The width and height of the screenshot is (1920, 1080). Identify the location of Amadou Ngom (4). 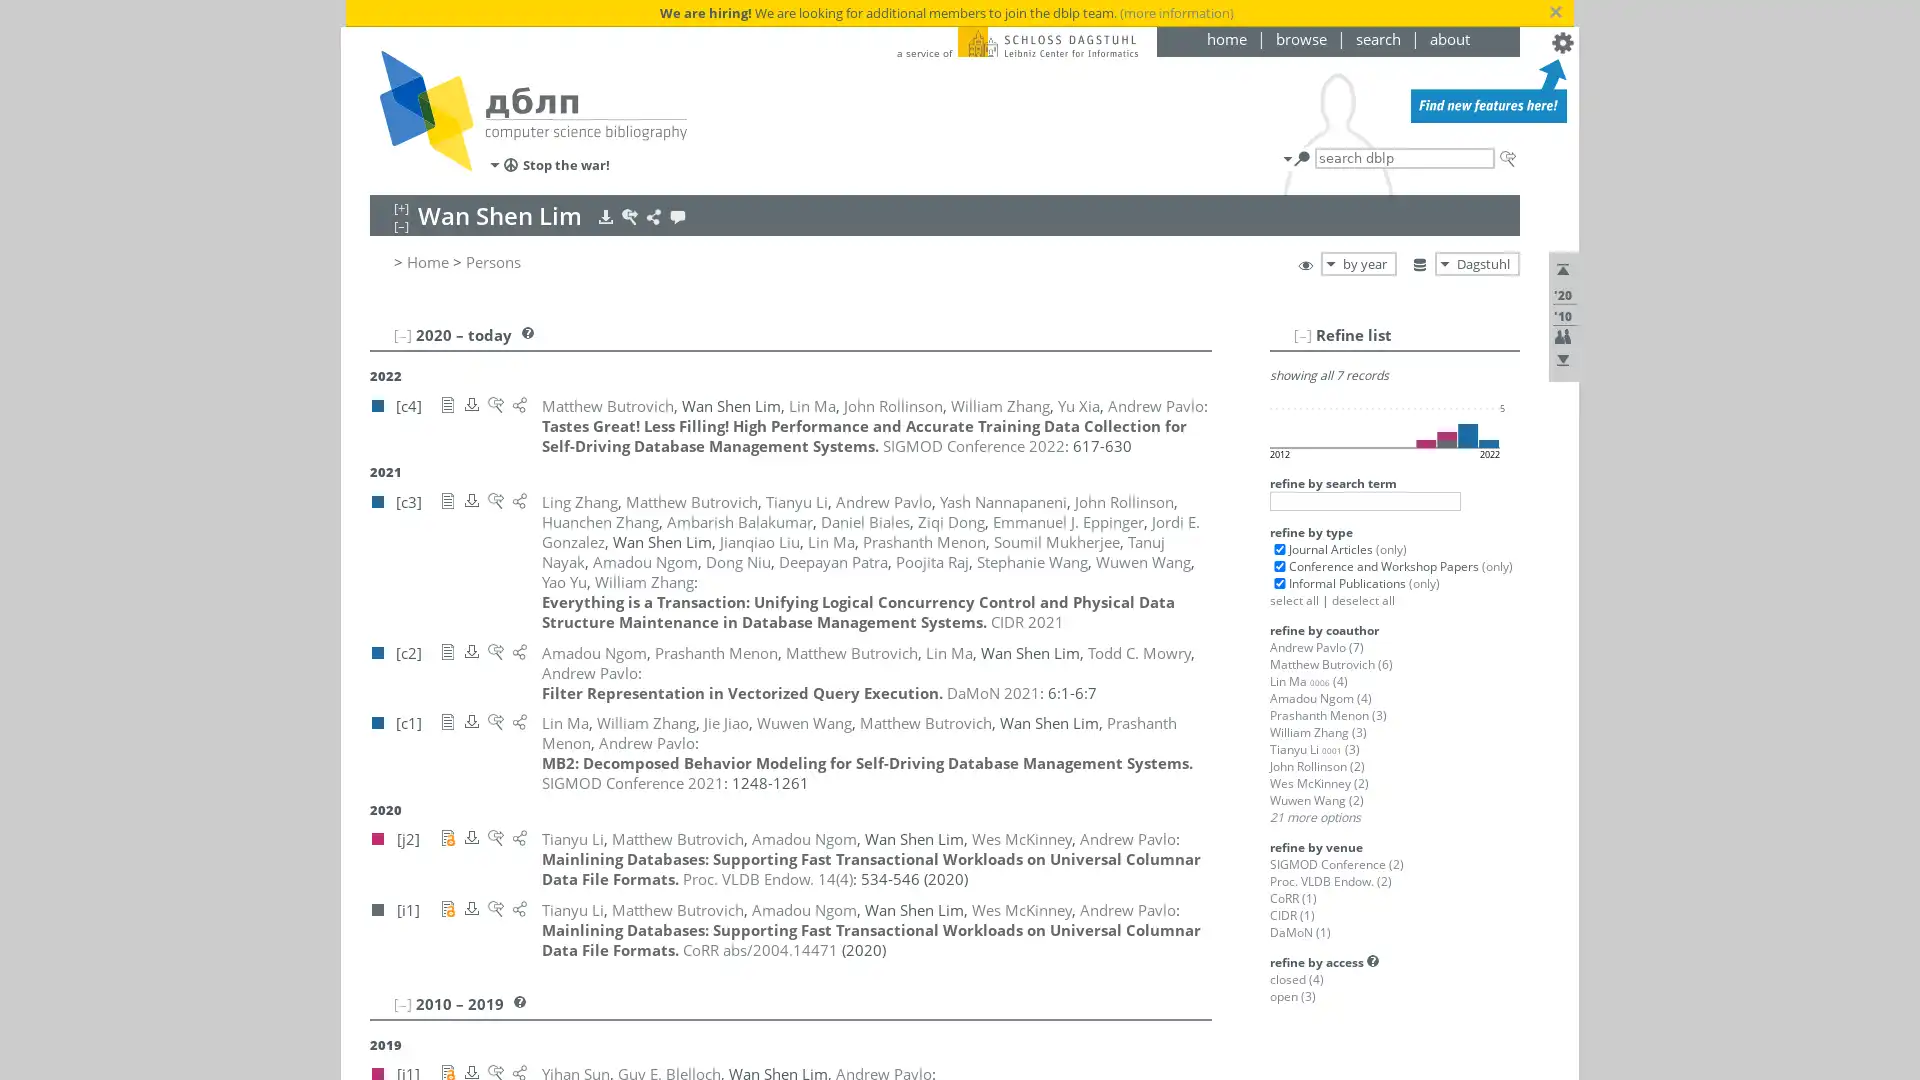
(1320, 697).